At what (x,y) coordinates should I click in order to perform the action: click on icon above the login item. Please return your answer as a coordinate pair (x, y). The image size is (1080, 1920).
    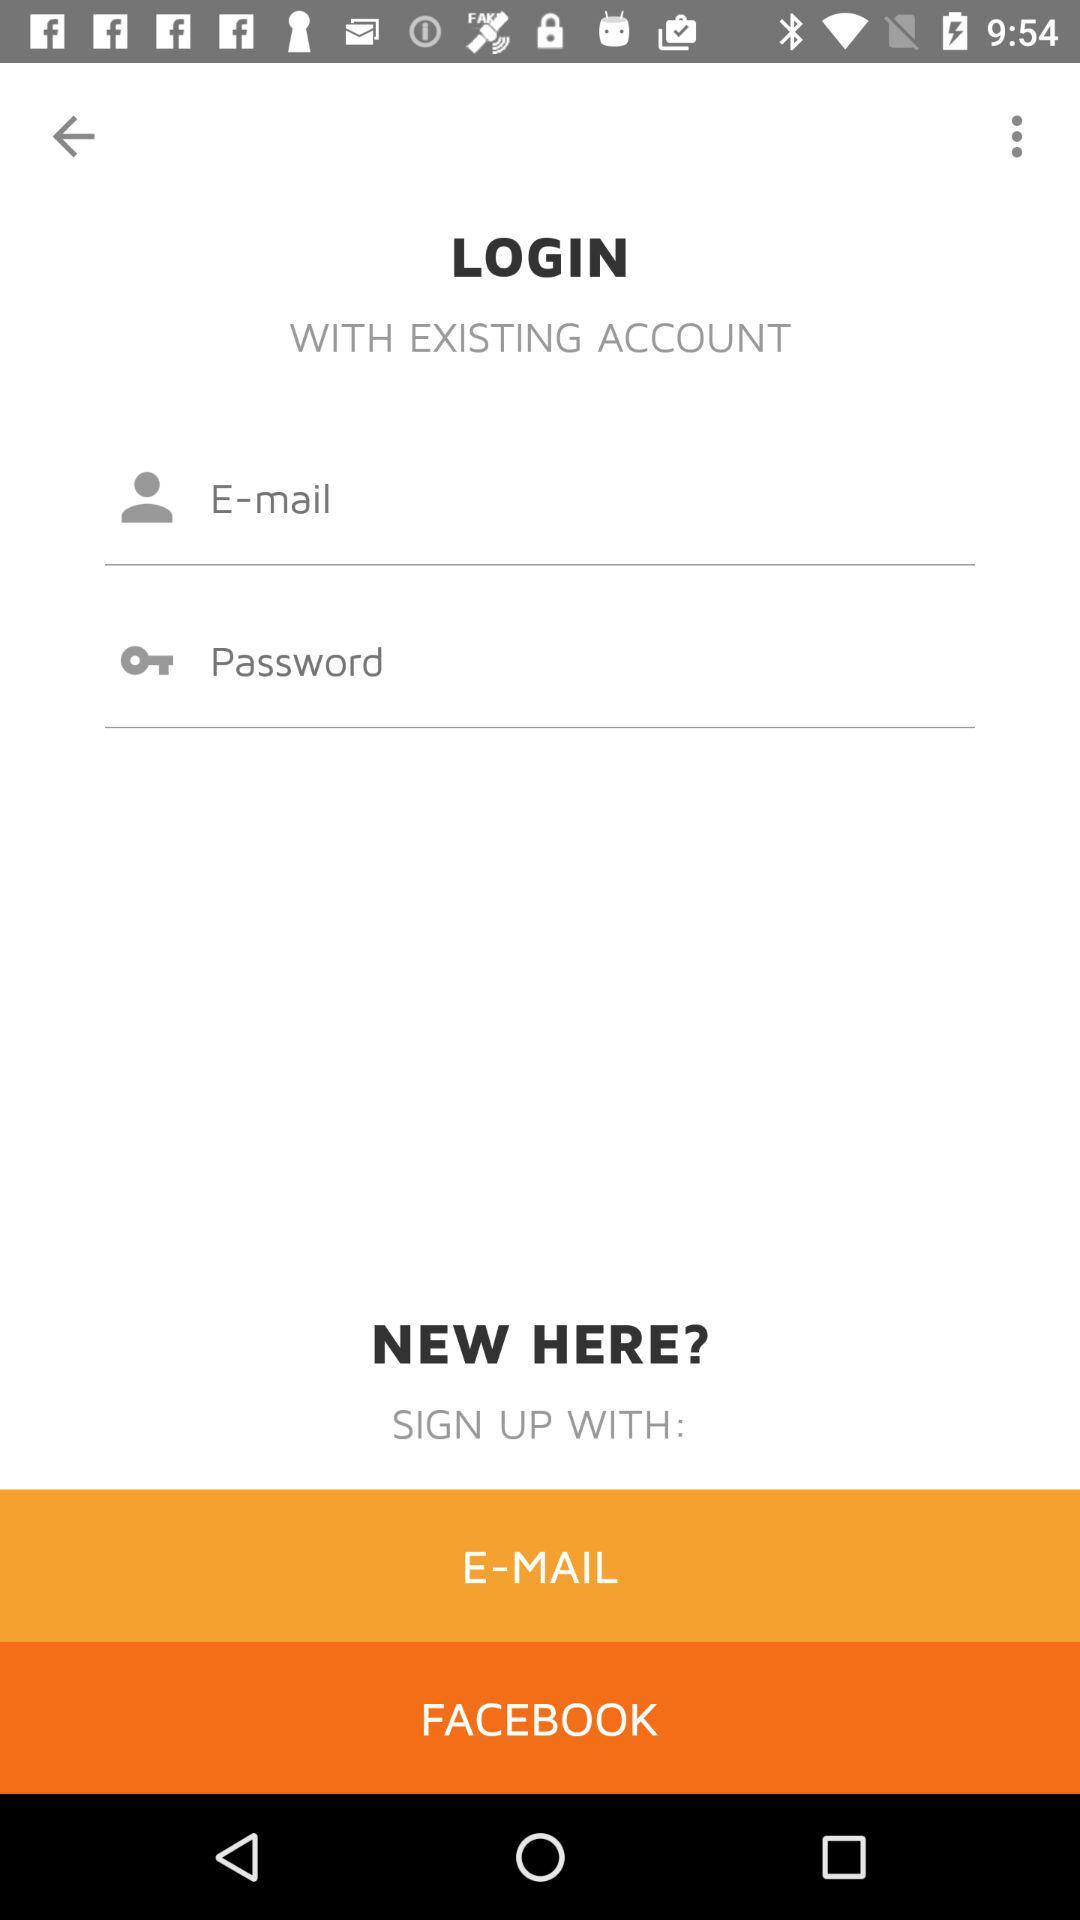
    Looking at the image, I should click on (1017, 135).